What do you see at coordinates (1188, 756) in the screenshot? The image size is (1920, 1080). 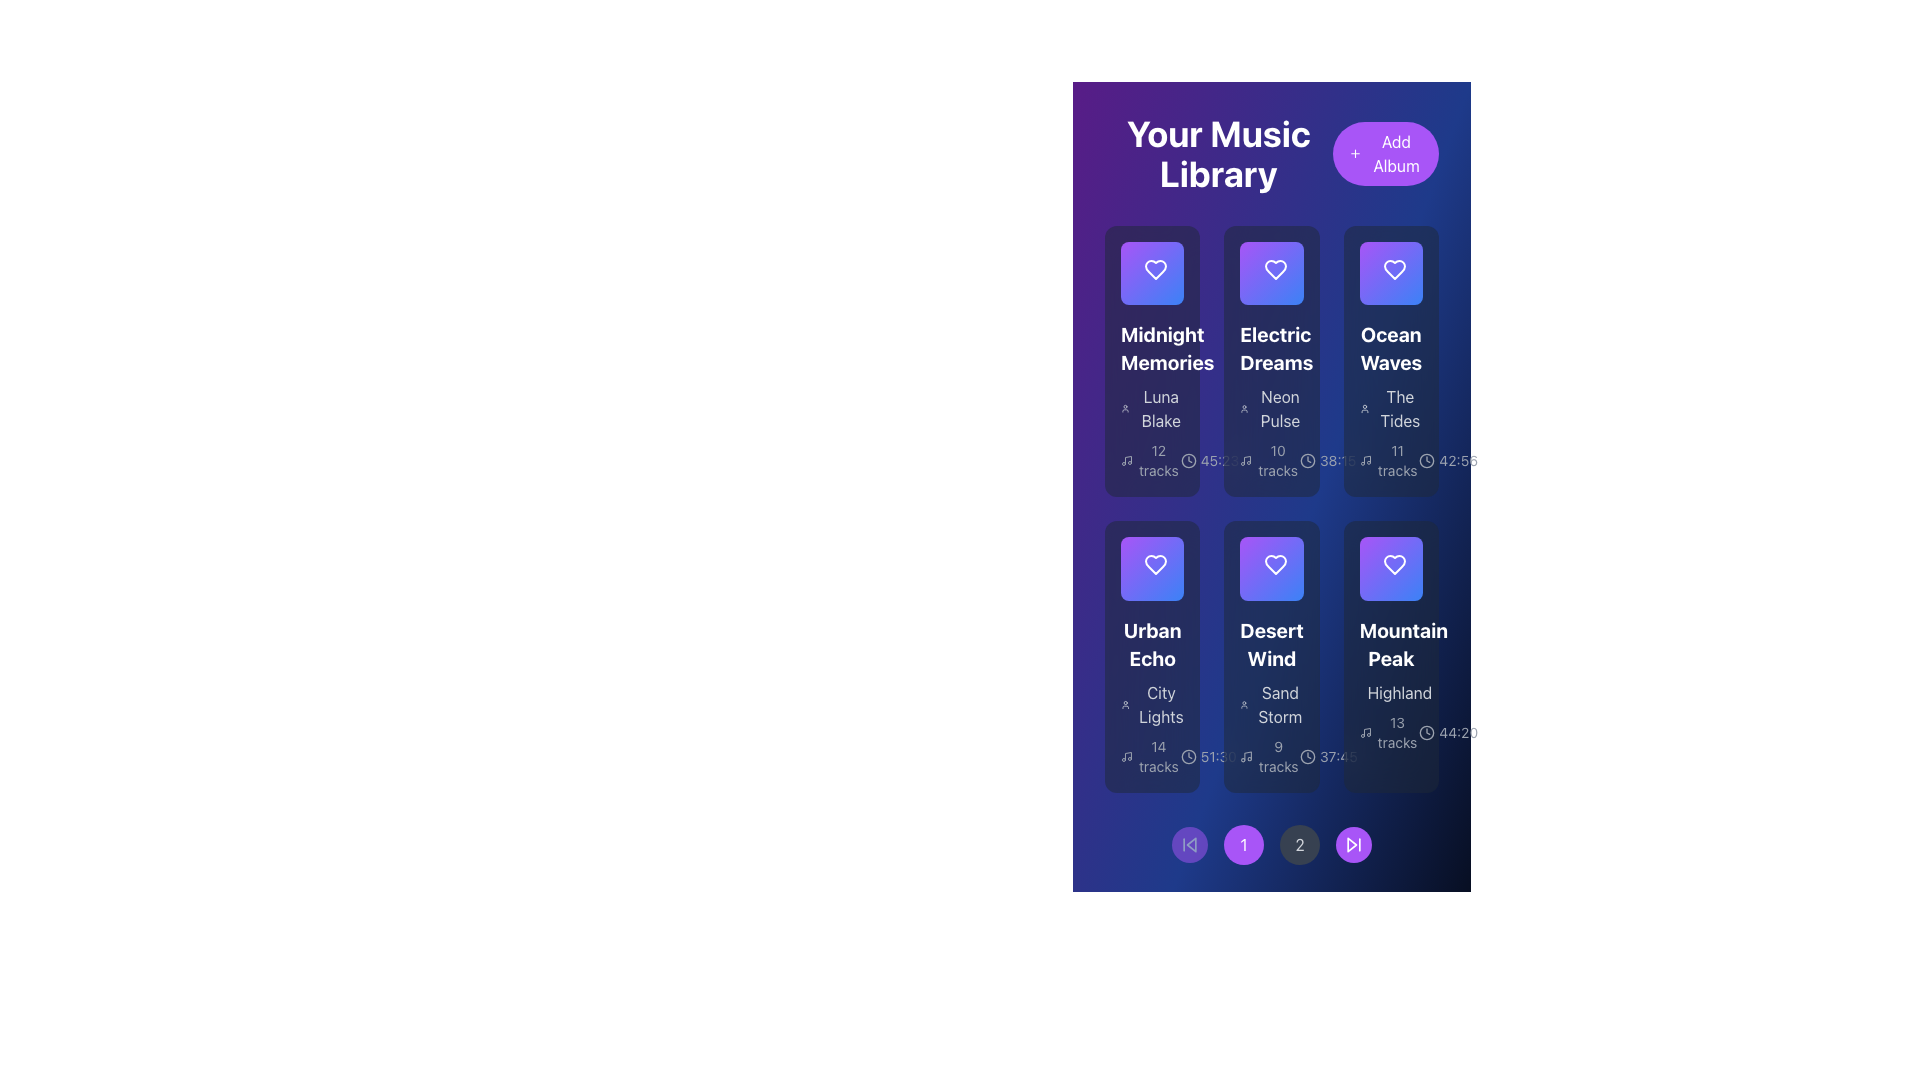 I see `the Clock icon located at the bottom of the 'Urban Echo' card, positioned below the '14 tracks' text and next to the '51:30' duration indicator` at bounding box center [1188, 756].